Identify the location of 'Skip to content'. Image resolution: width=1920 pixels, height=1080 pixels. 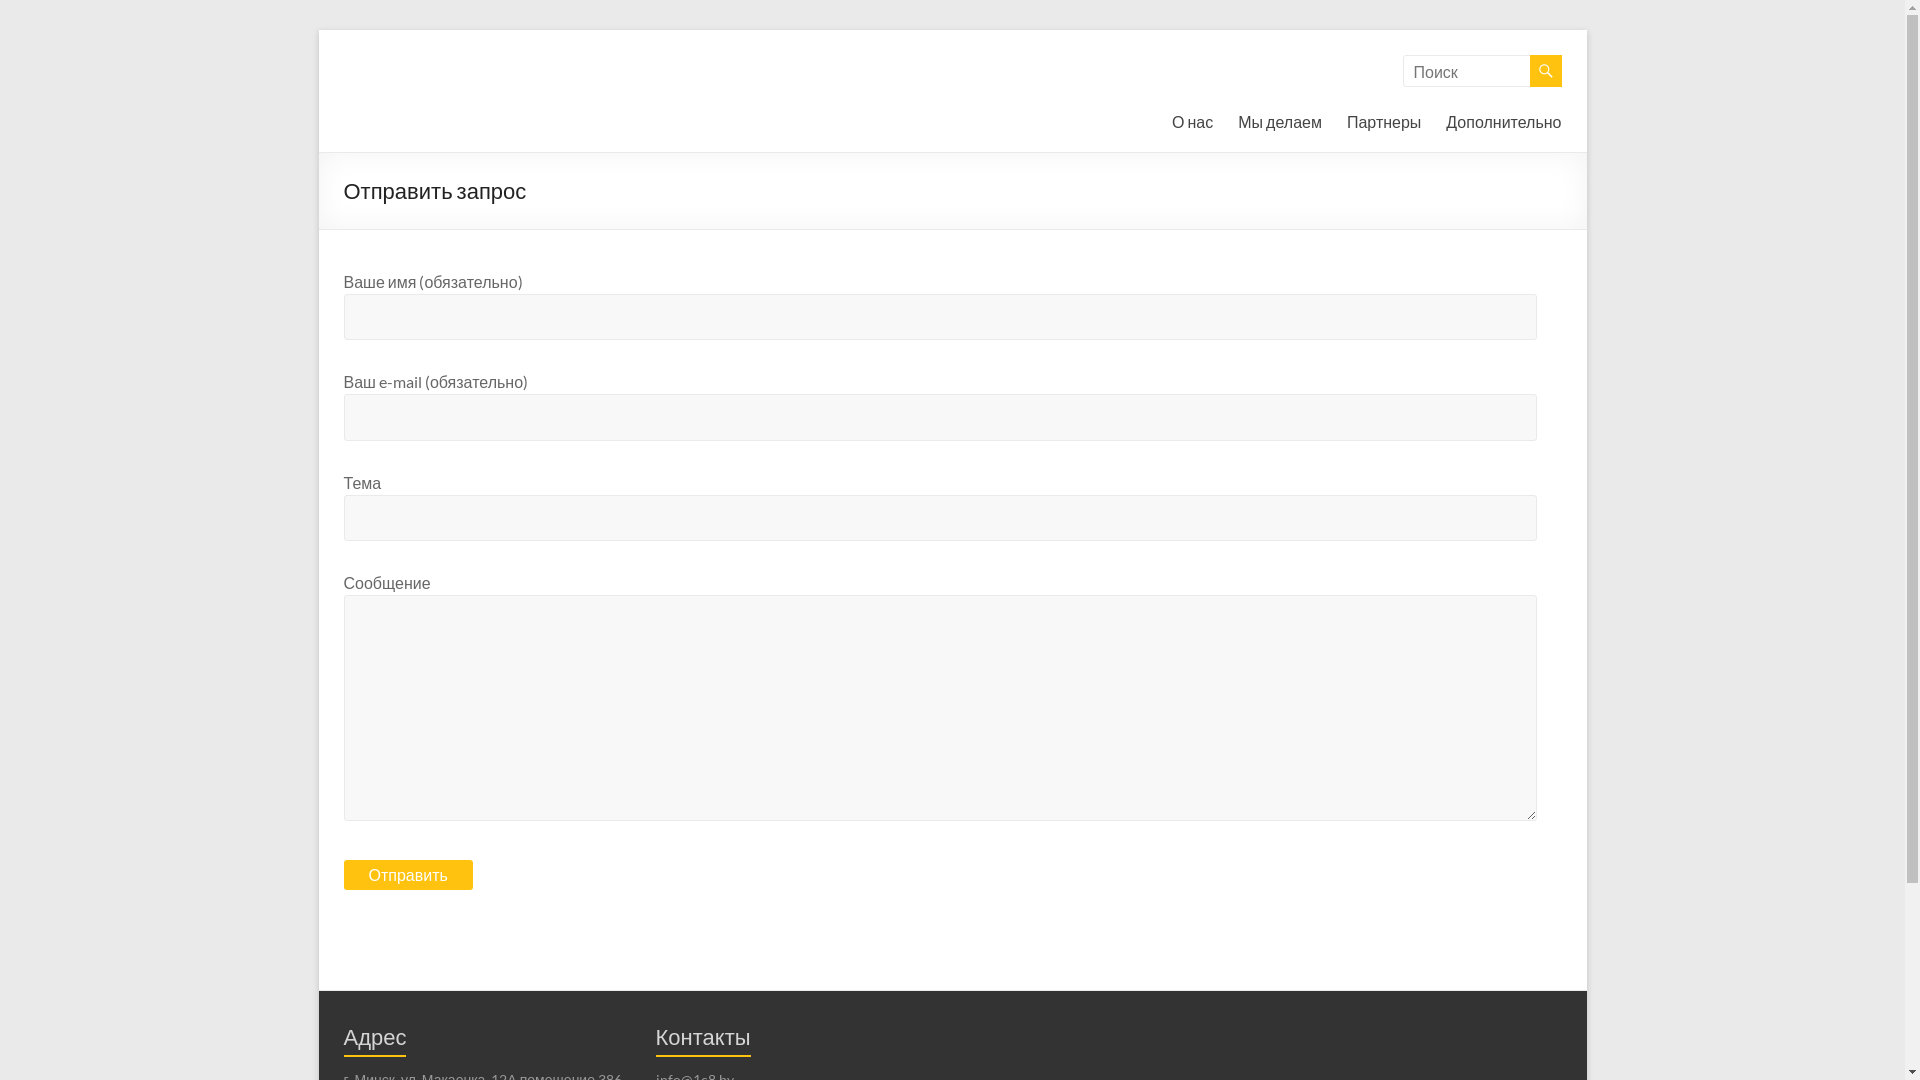
(316, 29).